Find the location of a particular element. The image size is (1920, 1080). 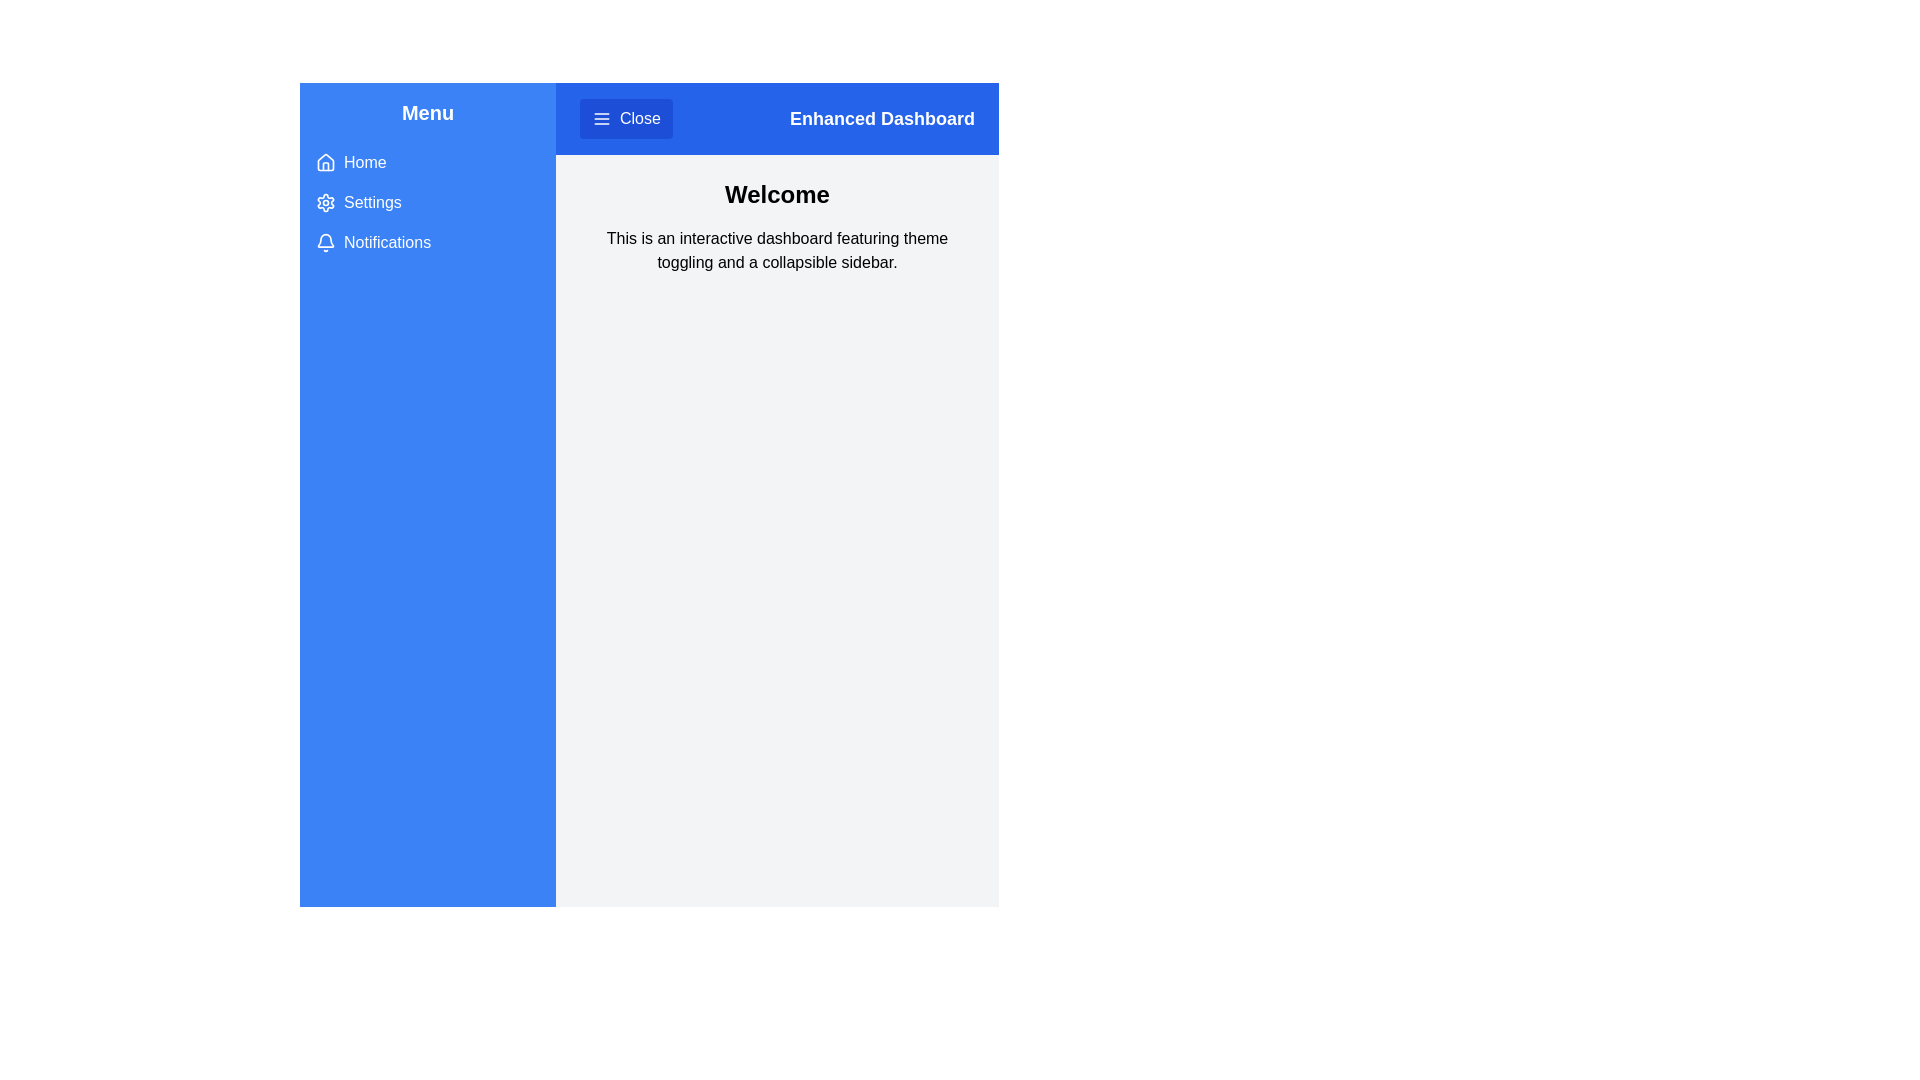

the button located in the blue header section, the first element next to the 'Enhanced Dashboard' label is located at coordinates (625, 119).